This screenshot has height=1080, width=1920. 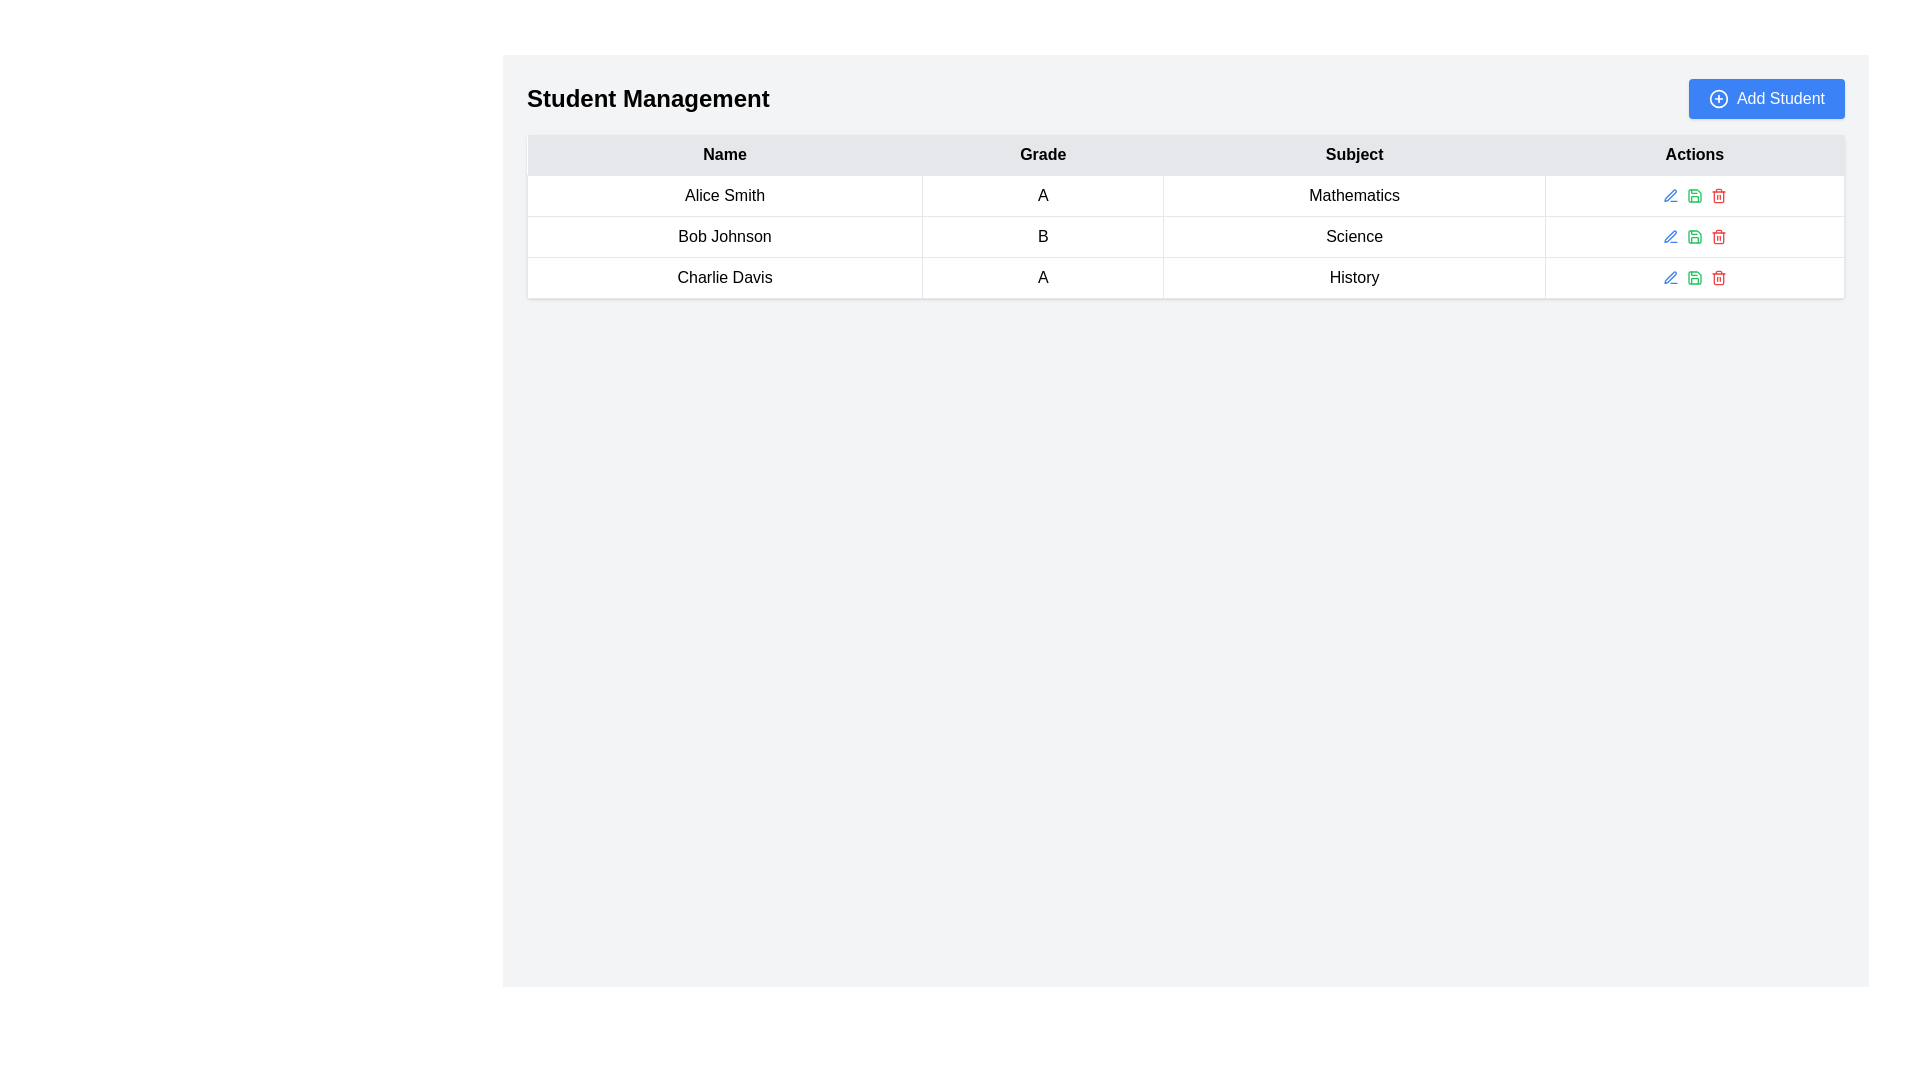 What do you see at coordinates (1693, 277) in the screenshot?
I see `the upper left region of the green outlined folder save icon located in the actions column of the table row for Charlie Davis to initiate the saving action` at bounding box center [1693, 277].